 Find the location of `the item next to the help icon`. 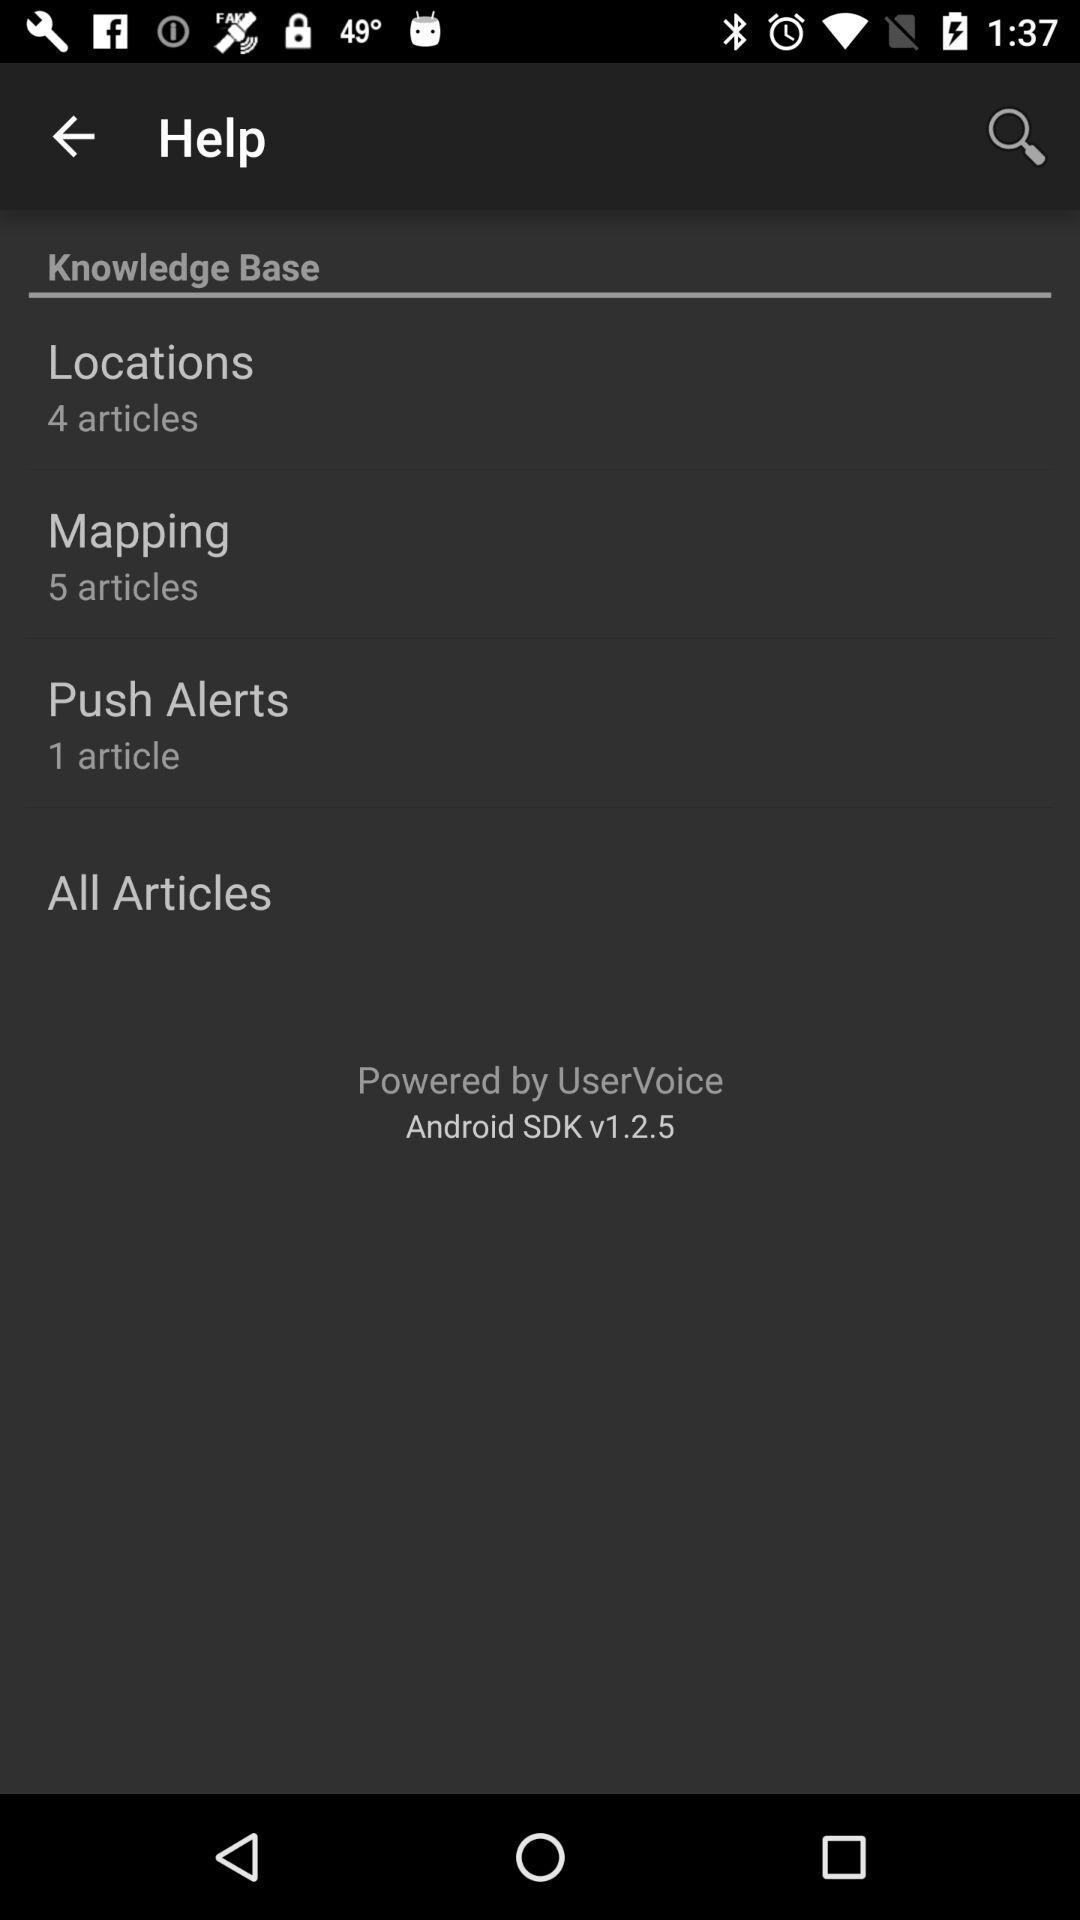

the item next to the help icon is located at coordinates (72, 135).